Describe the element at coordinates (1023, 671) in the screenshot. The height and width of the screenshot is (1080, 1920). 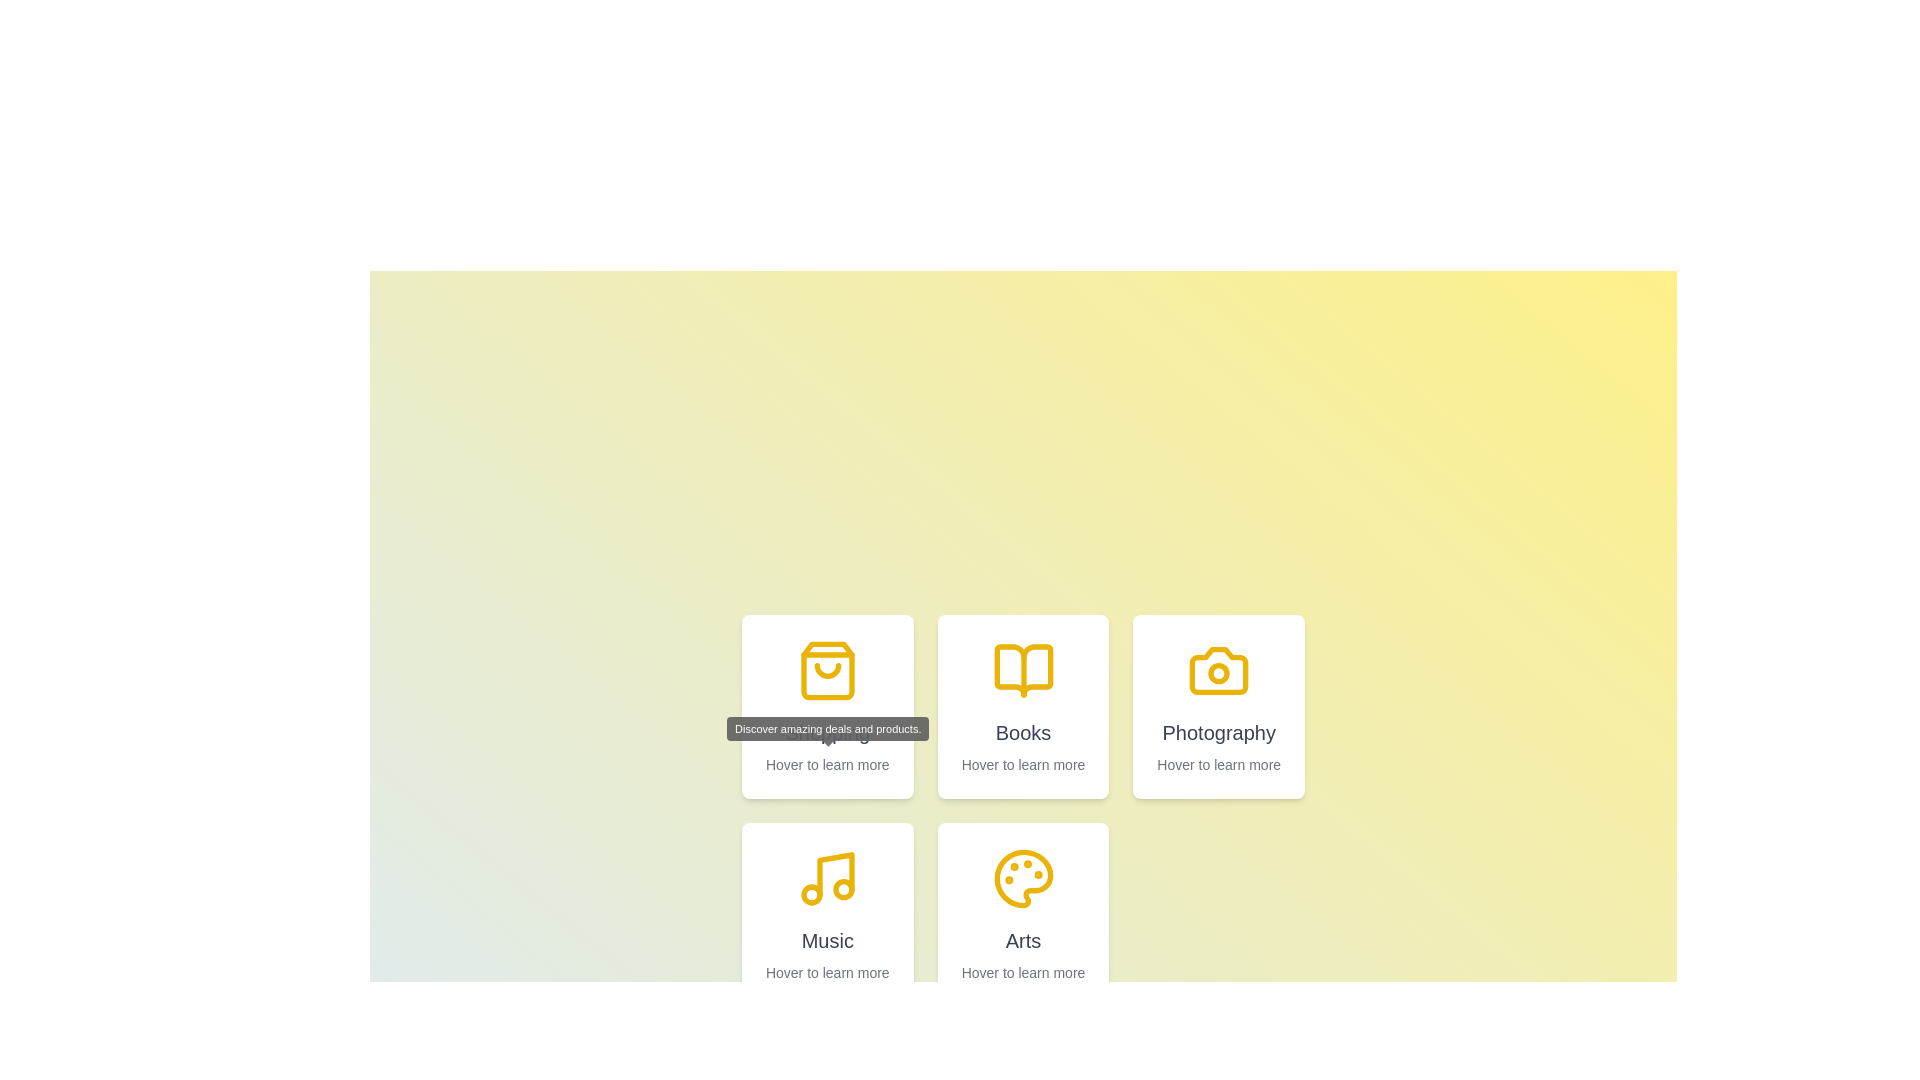
I see `visually on the open book icon within the 'Books' card` at that location.